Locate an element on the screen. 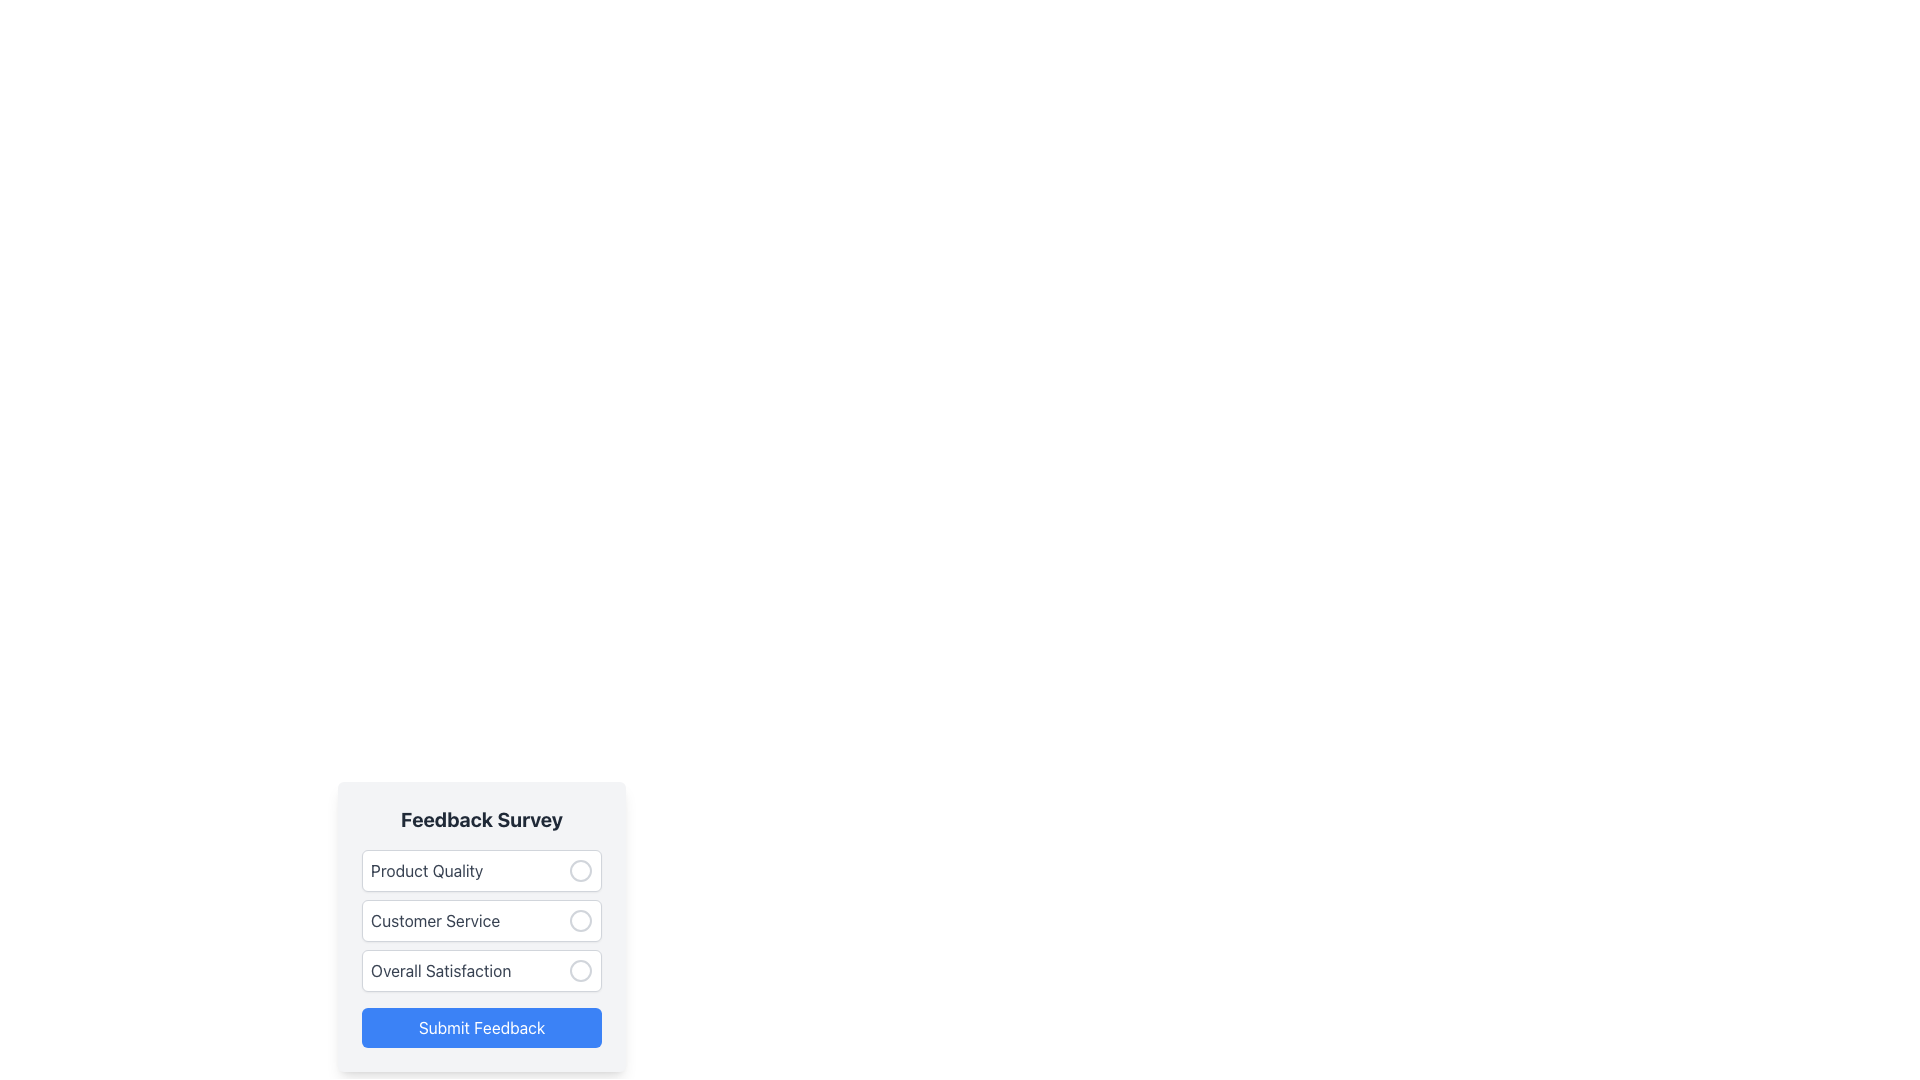 The image size is (1920, 1080). the mouse over the group of selectable options (radio buttons) in the Feedback Survey is located at coordinates (481, 921).